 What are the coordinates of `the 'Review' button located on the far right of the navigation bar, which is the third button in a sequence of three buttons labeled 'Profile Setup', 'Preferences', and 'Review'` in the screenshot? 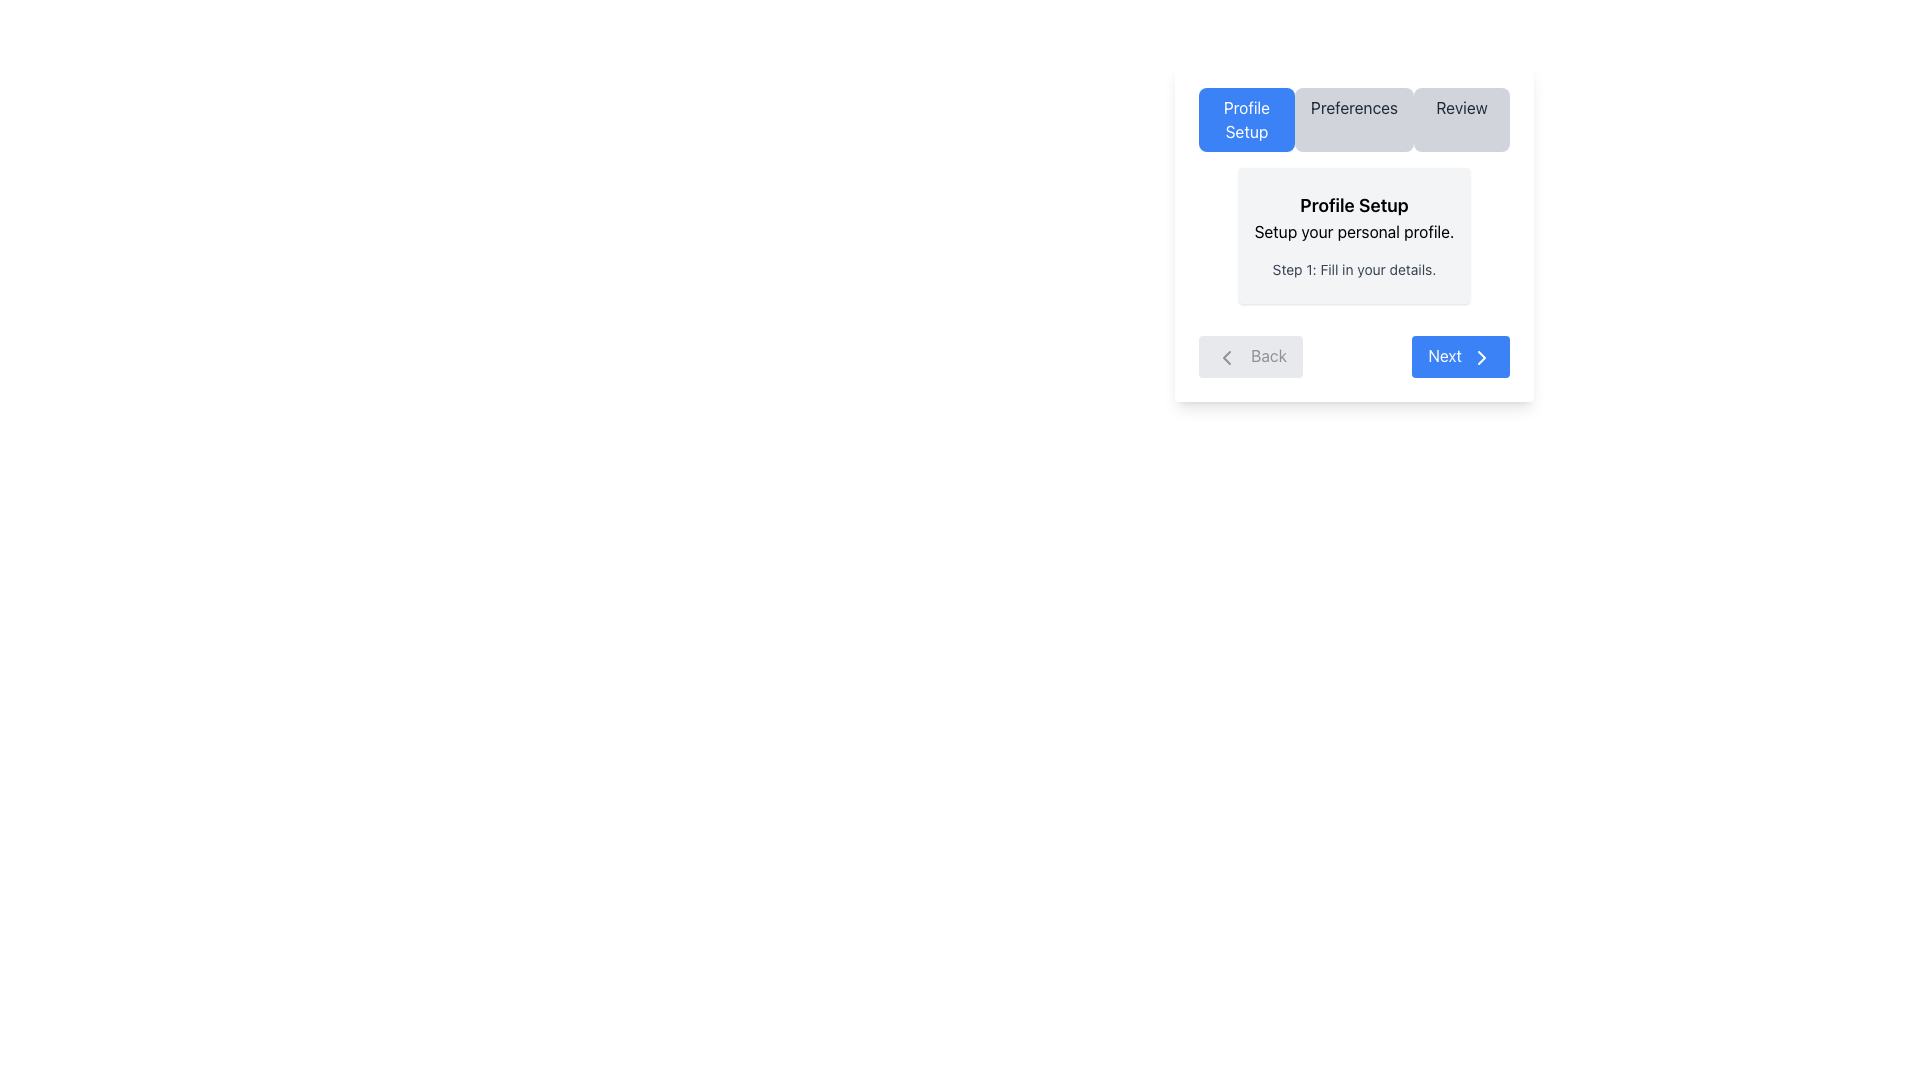 It's located at (1462, 119).